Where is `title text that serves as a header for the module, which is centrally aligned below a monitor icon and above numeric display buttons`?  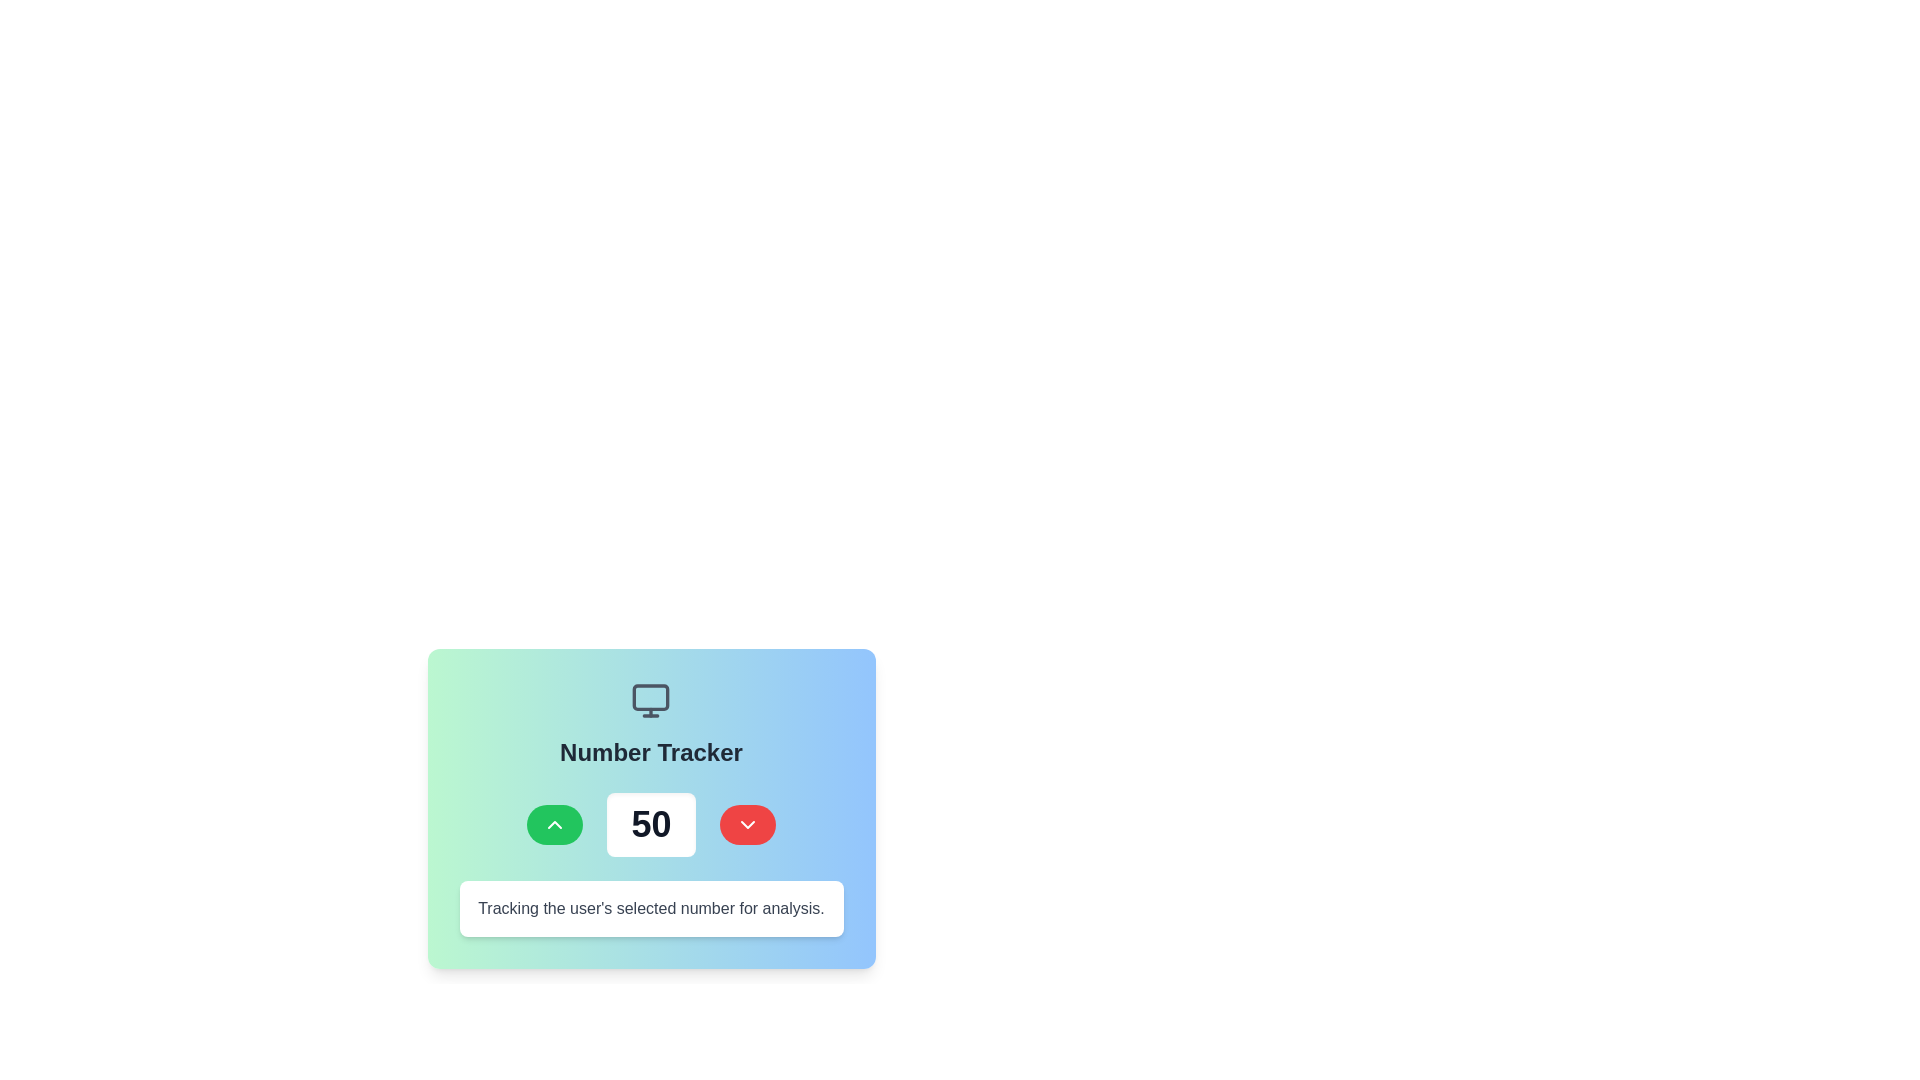
title text that serves as a header for the module, which is centrally aligned below a monitor icon and above numeric display buttons is located at coordinates (651, 752).